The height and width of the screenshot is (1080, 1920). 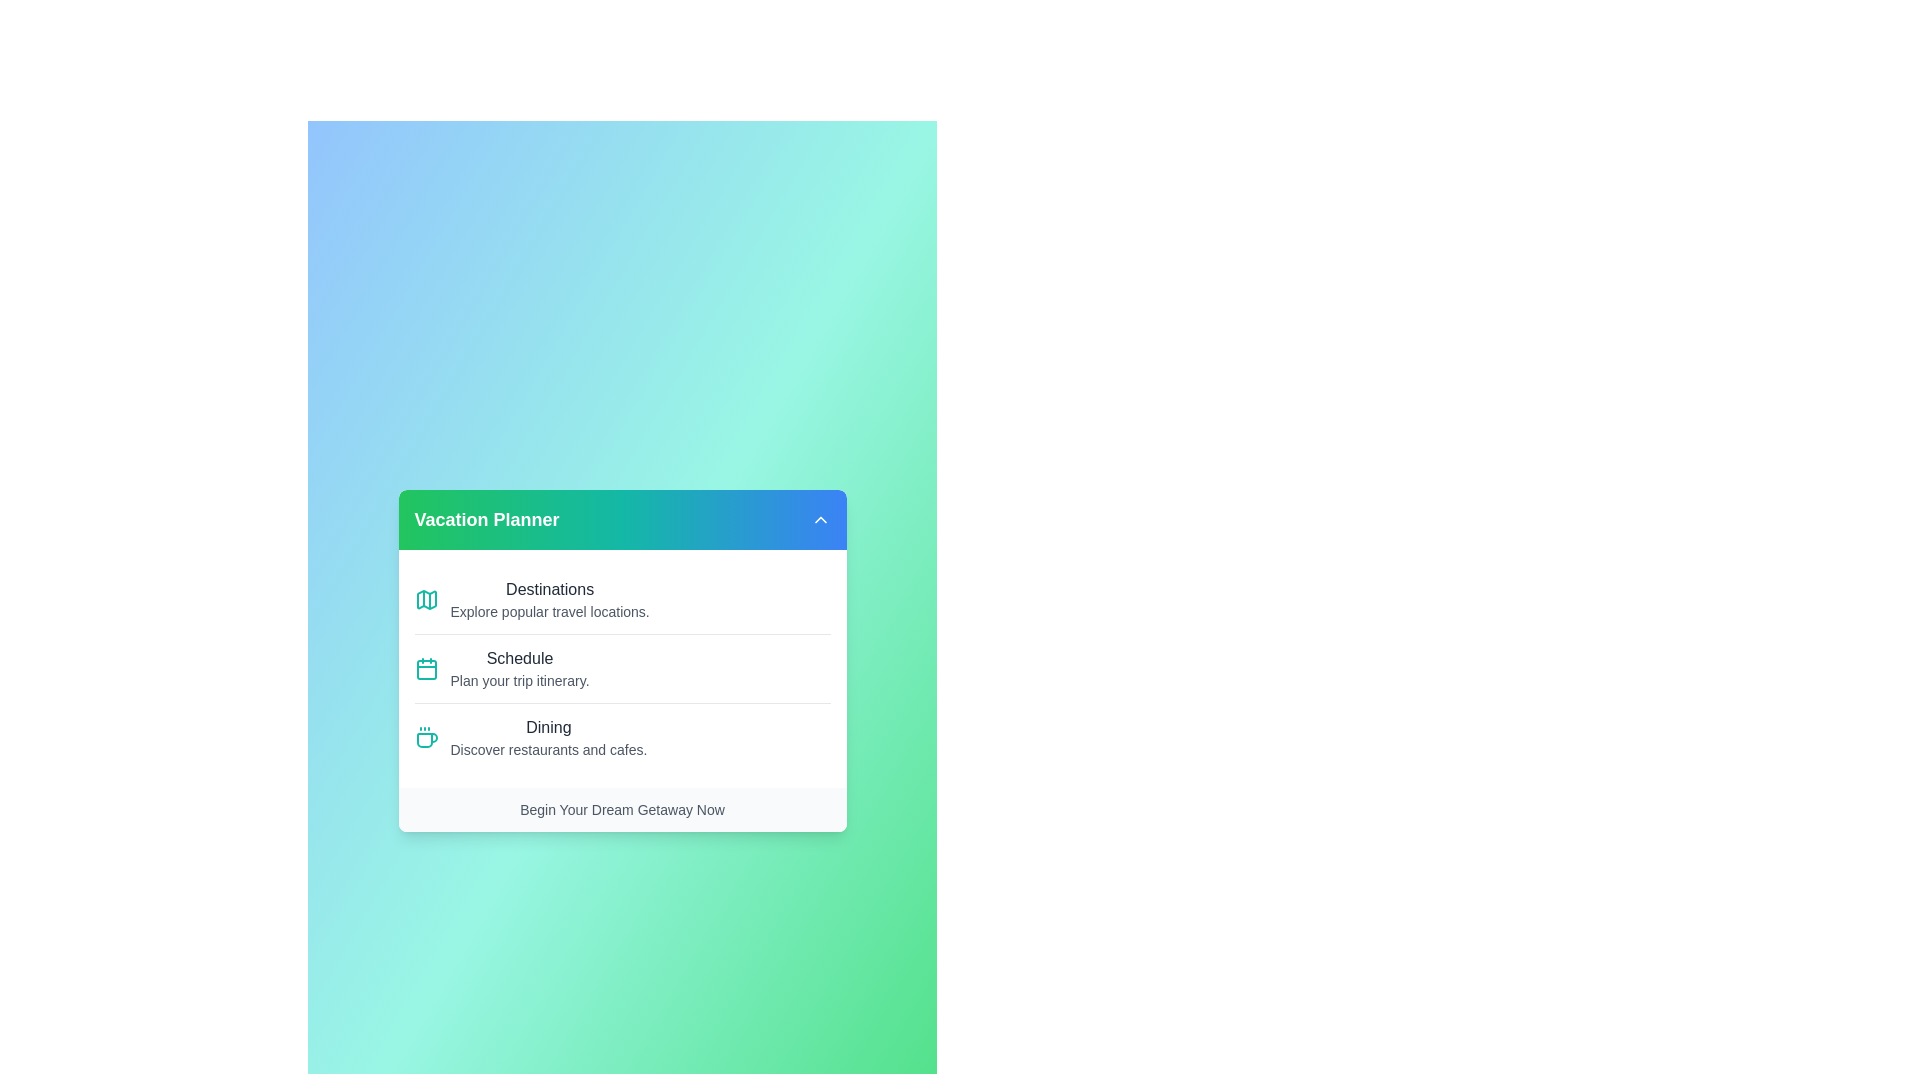 I want to click on the menu item Destinations to observe its visual feedback, so click(x=621, y=599).